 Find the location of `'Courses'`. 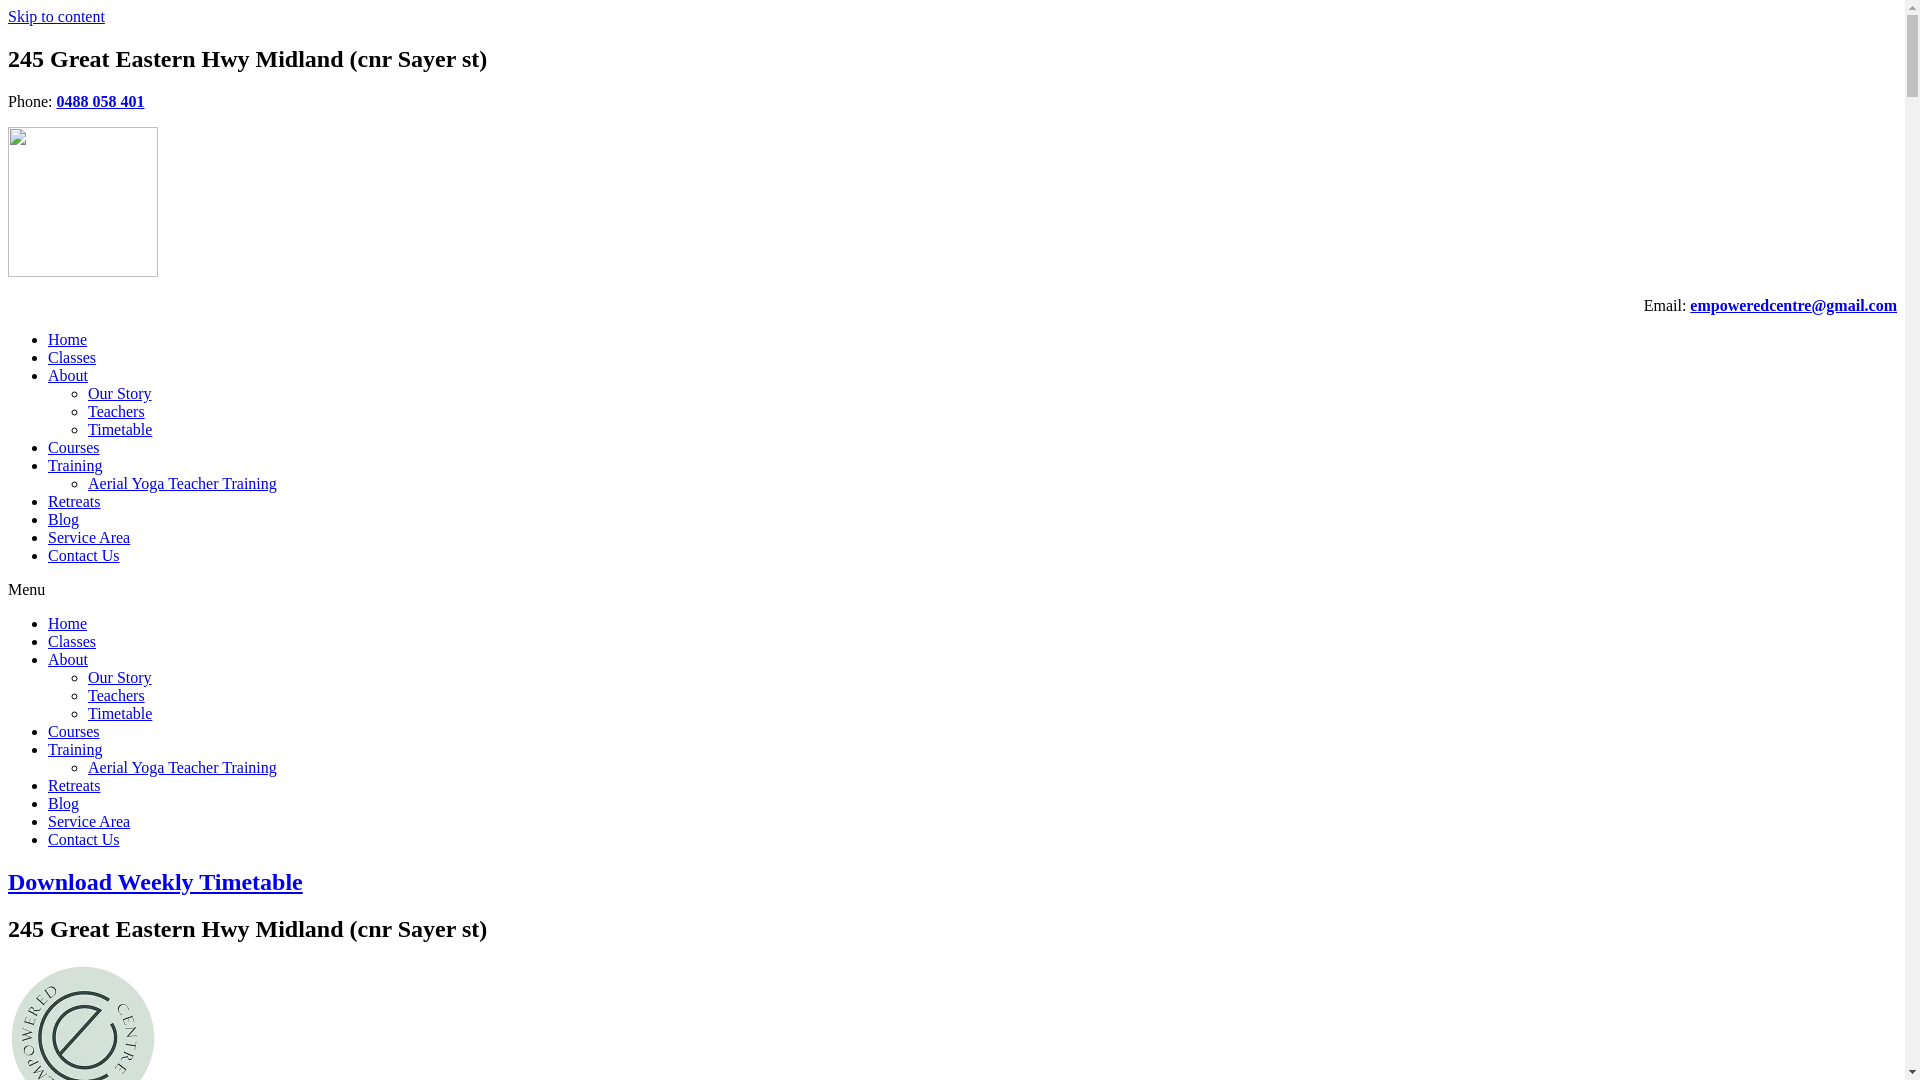

'Courses' is located at coordinates (73, 731).